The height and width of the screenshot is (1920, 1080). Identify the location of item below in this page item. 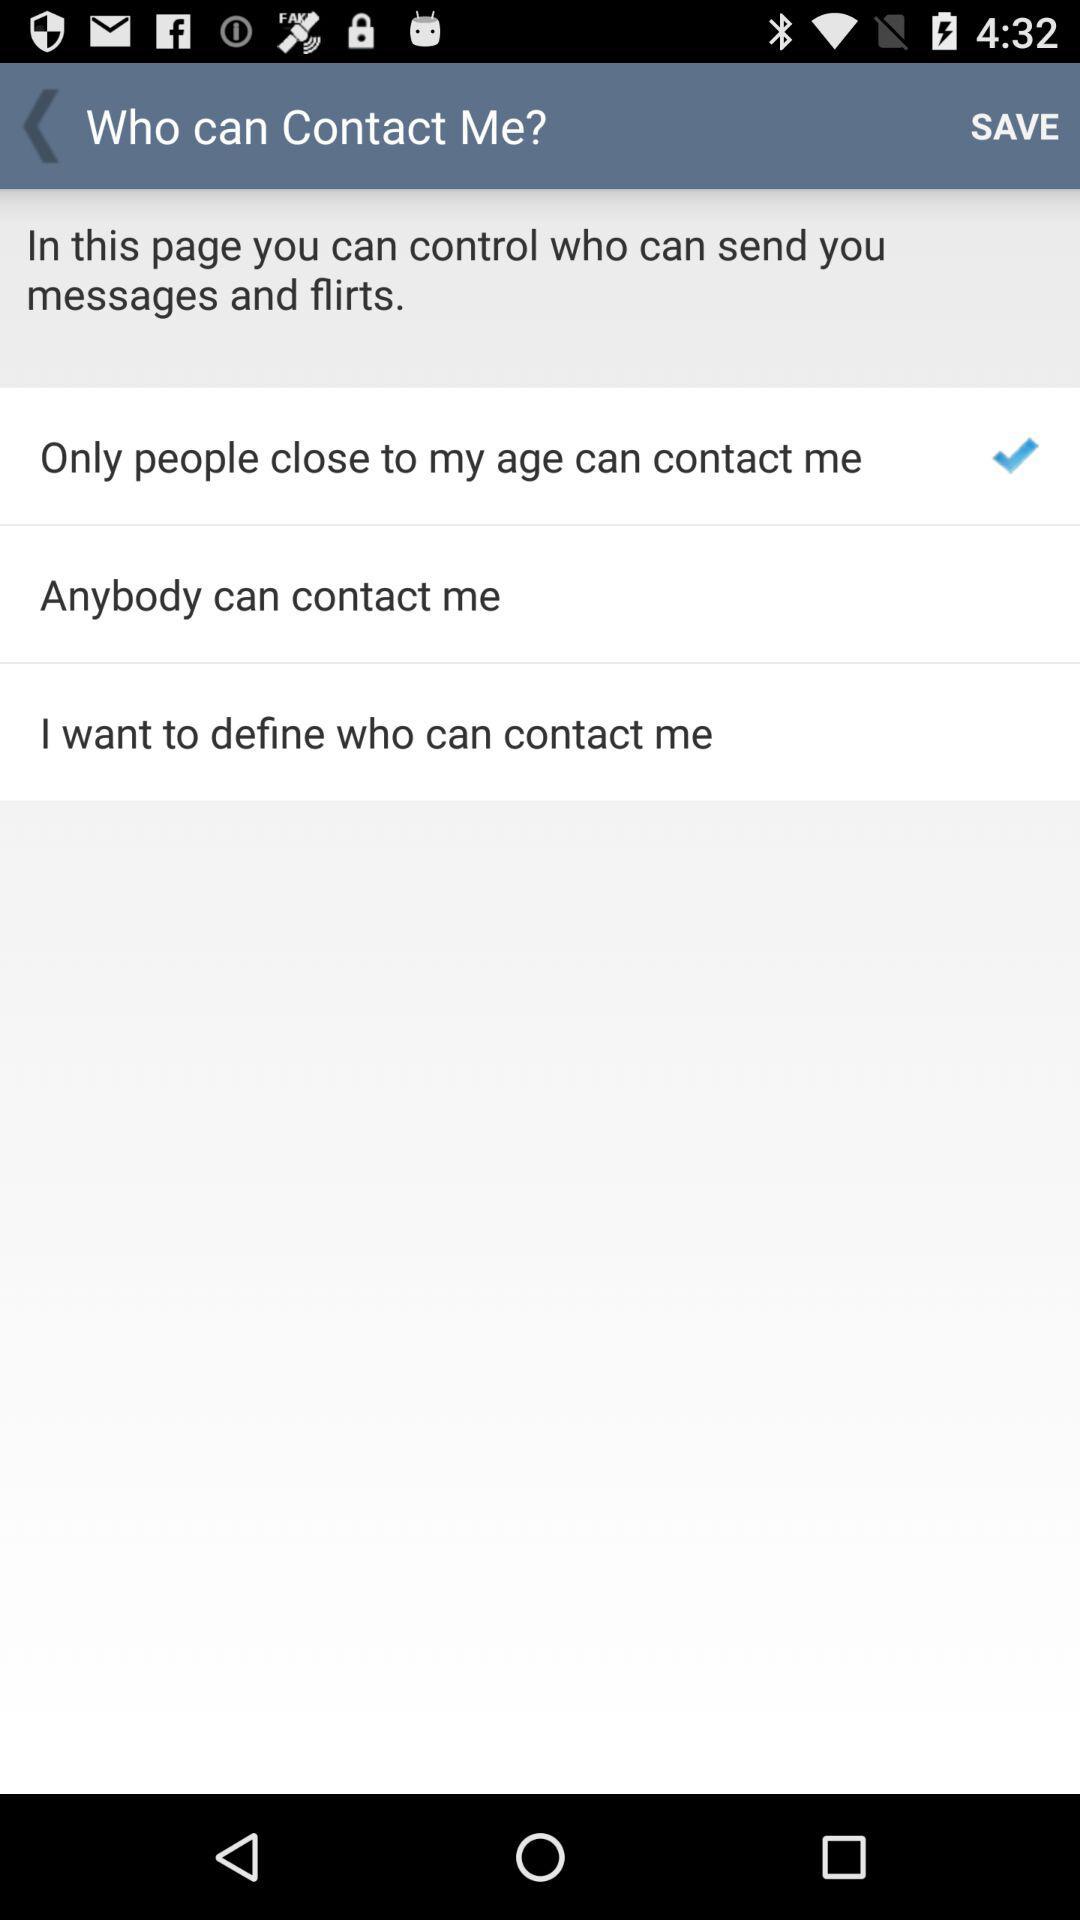
(489, 455).